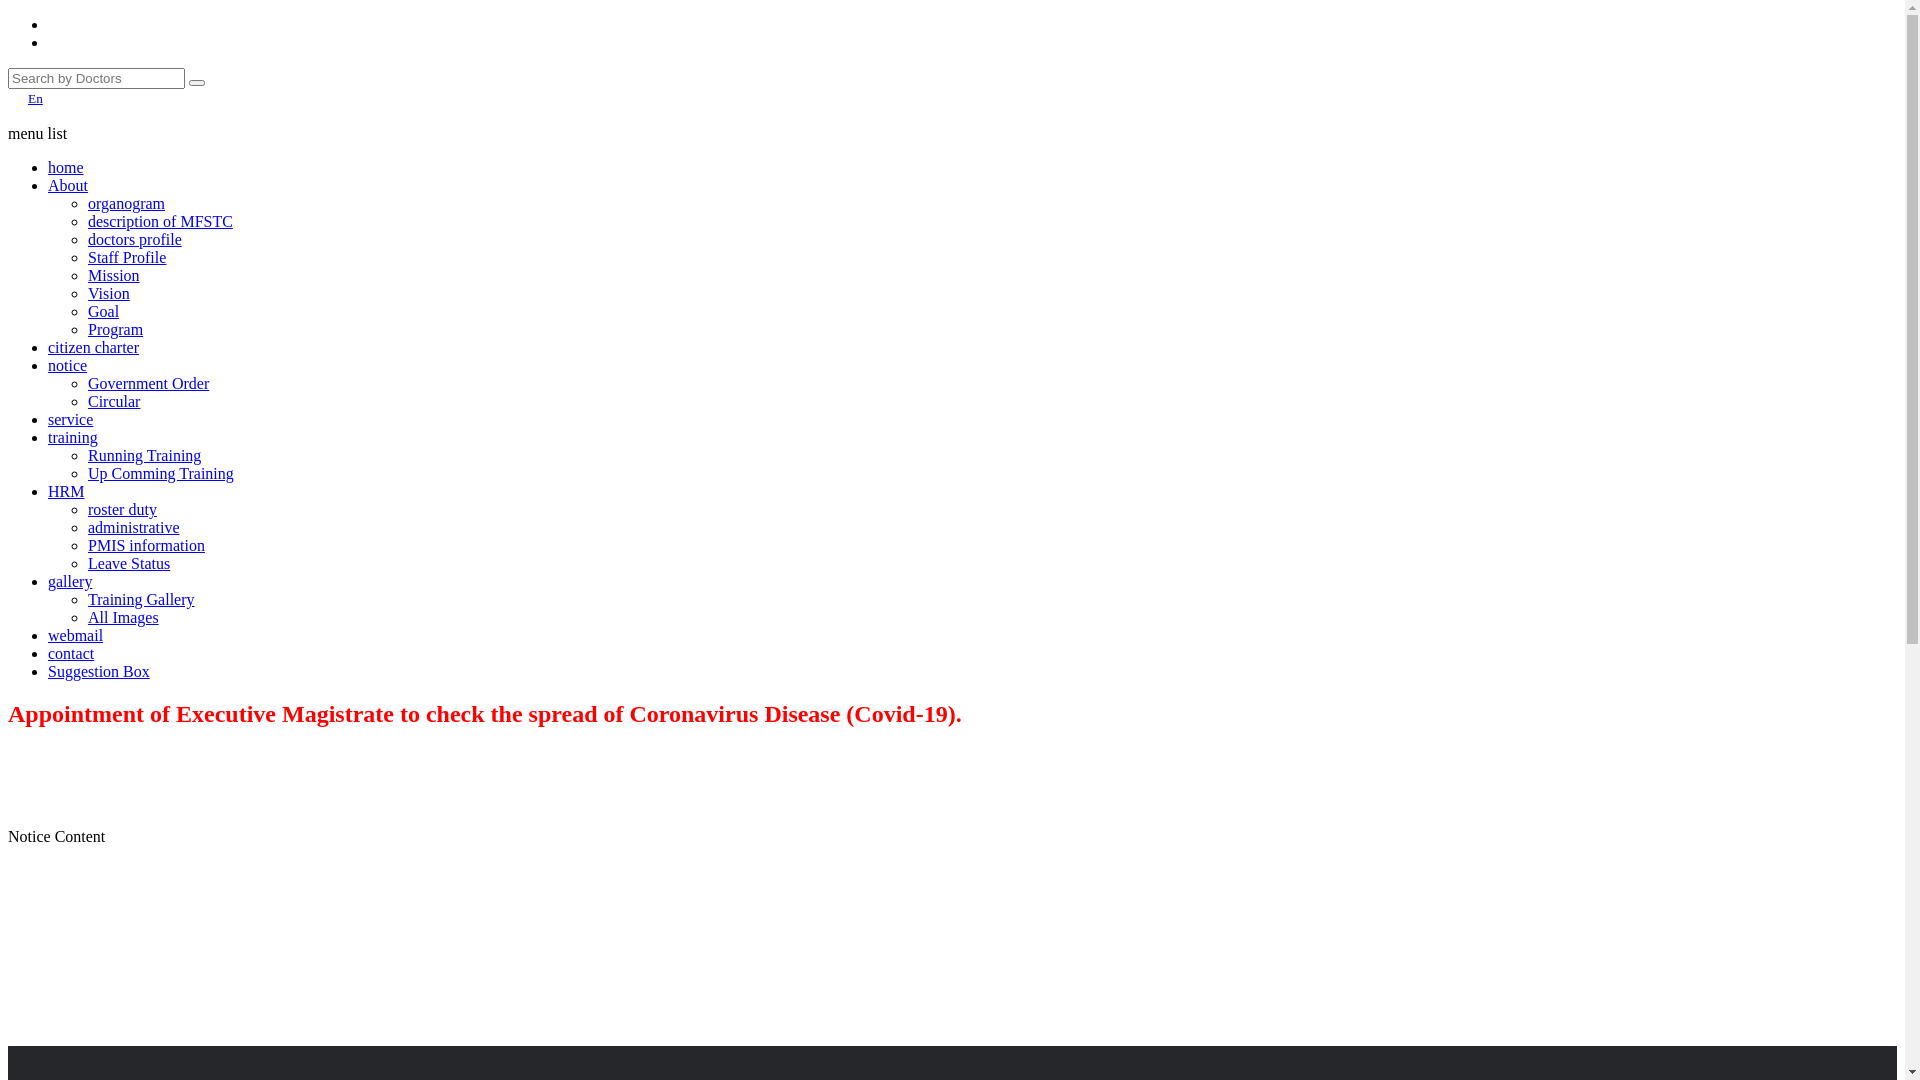  I want to click on 'PMIS information', so click(145, 545).